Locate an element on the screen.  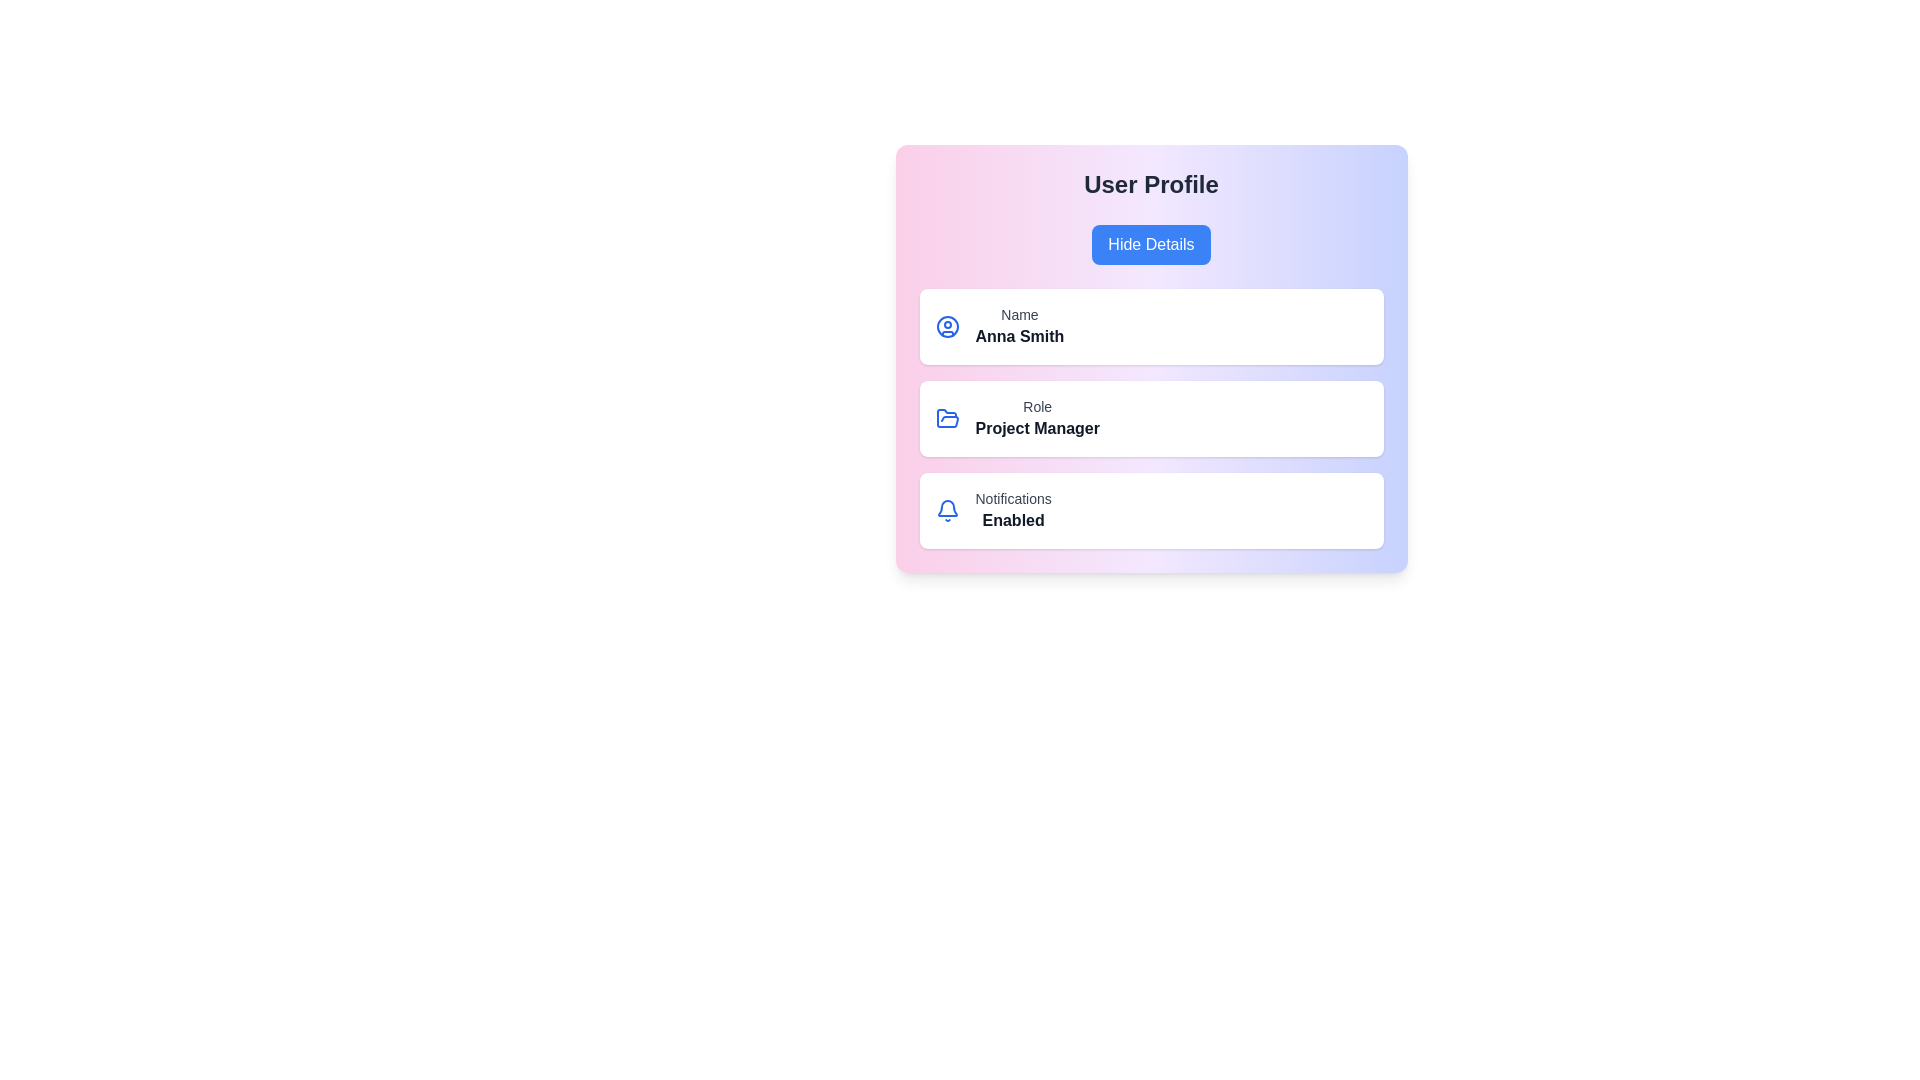
the notification icon located on the left side of the 'Notifications' section within the 'User Profile' card, which is visually distinct and positioned at the bottom under the 'Role' section is located at coordinates (946, 509).